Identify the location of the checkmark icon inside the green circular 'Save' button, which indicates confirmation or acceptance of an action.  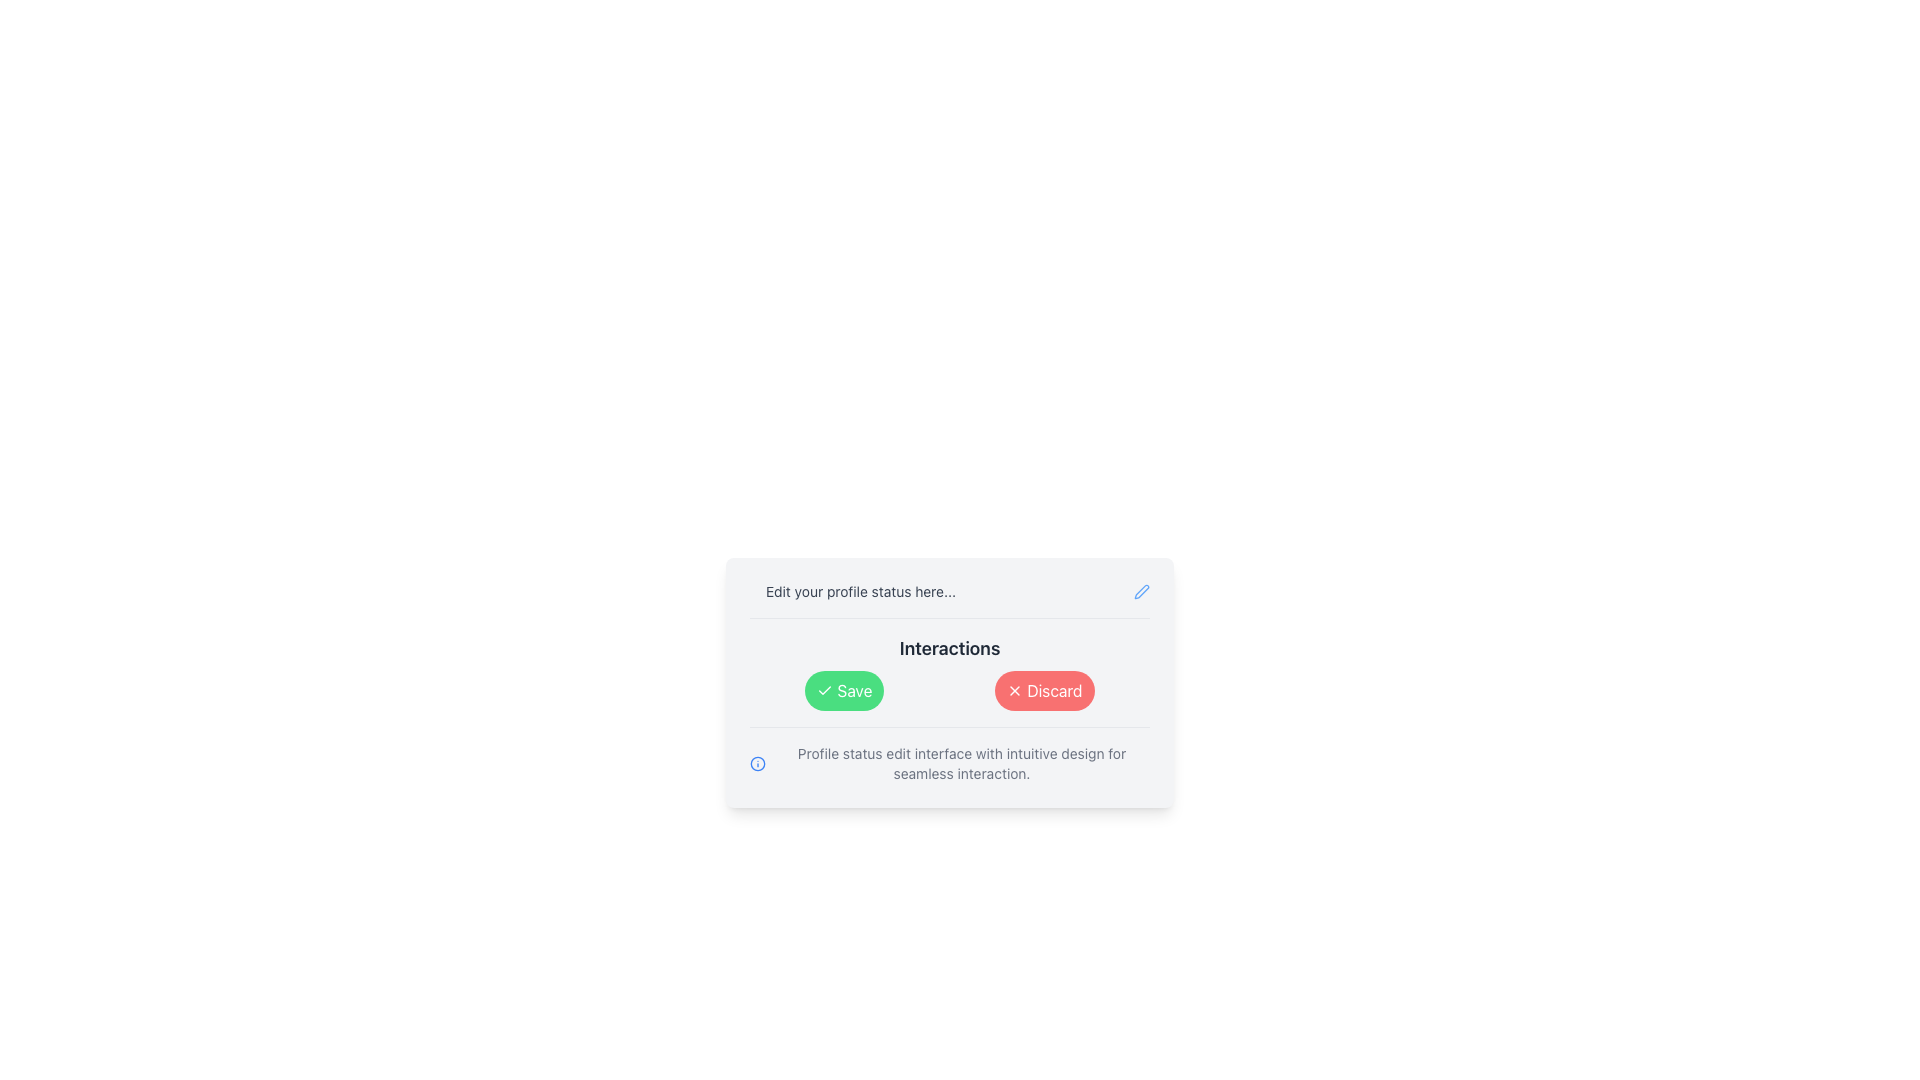
(825, 689).